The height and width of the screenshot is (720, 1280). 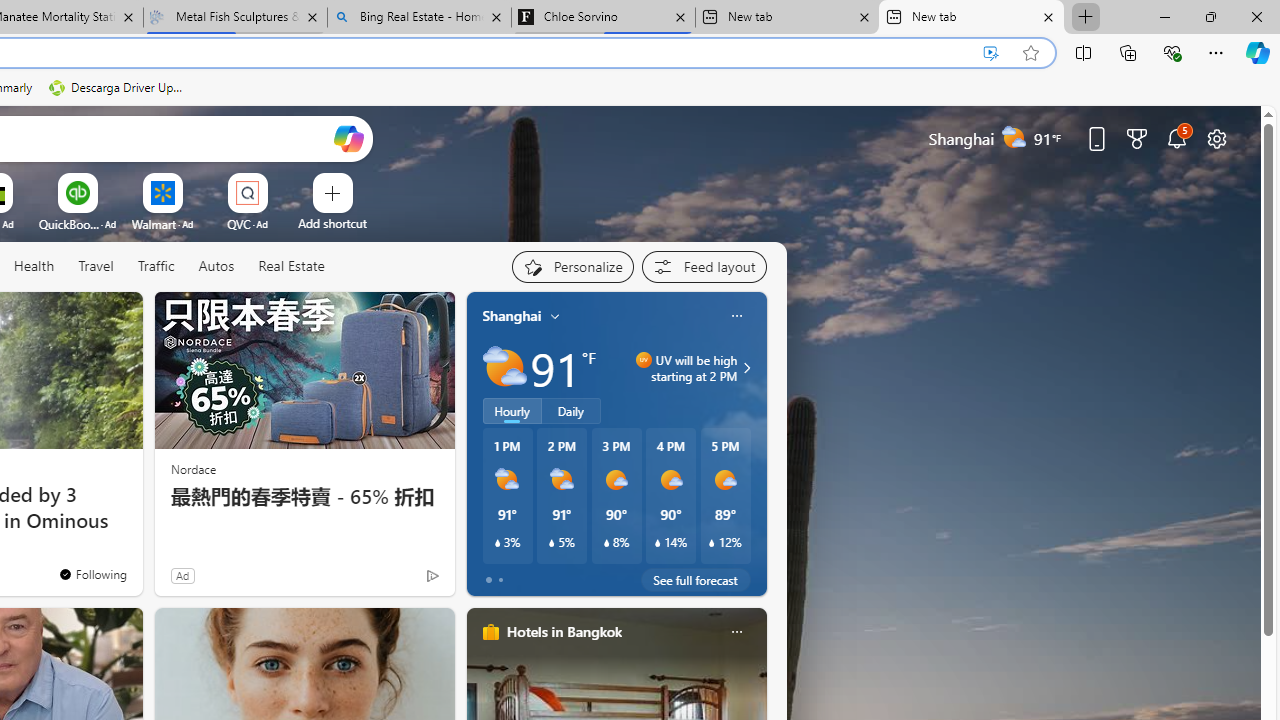 I want to click on 'Travel', so click(x=95, y=266).